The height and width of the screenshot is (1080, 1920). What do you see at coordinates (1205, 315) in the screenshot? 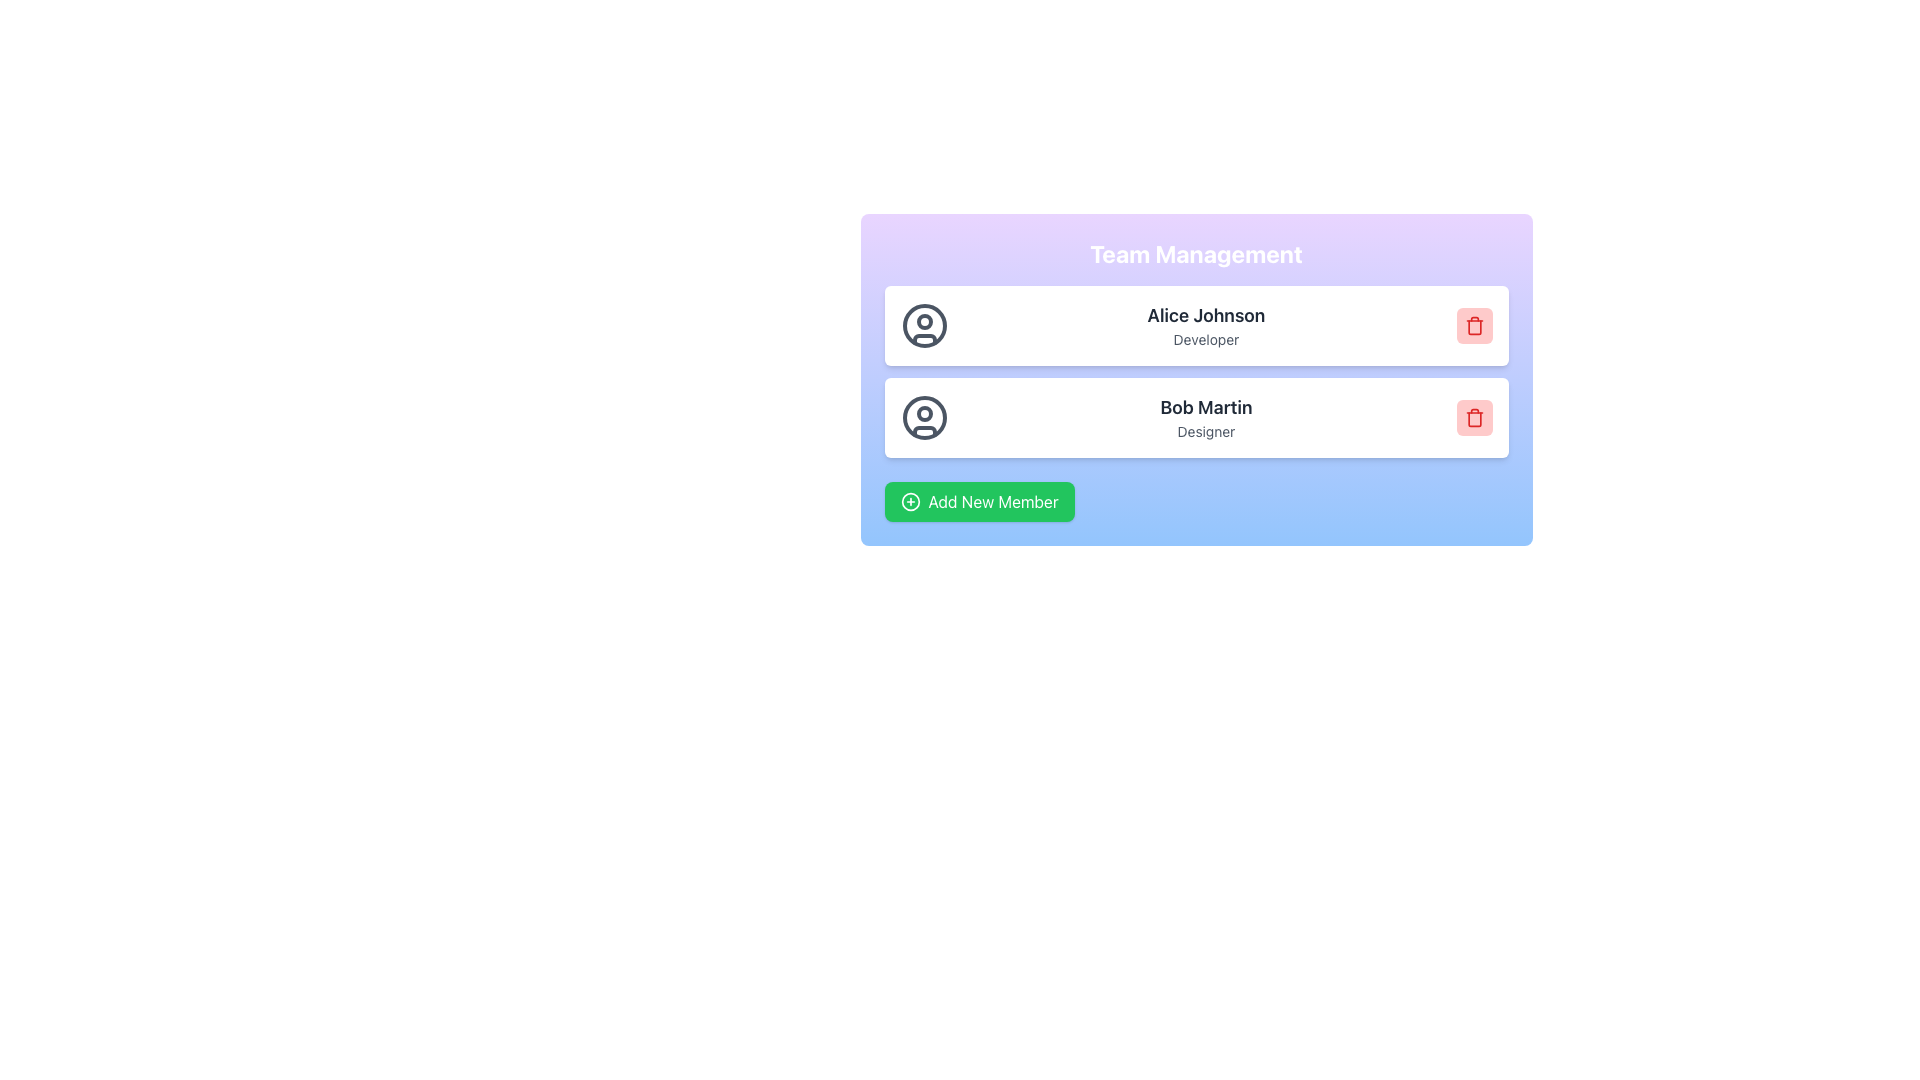
I see `the text label displaying 'Alice Johnson', which identifies the user's profile at the top section of the profile card located under 'Team Management'` at bounding box center [1205, 315].